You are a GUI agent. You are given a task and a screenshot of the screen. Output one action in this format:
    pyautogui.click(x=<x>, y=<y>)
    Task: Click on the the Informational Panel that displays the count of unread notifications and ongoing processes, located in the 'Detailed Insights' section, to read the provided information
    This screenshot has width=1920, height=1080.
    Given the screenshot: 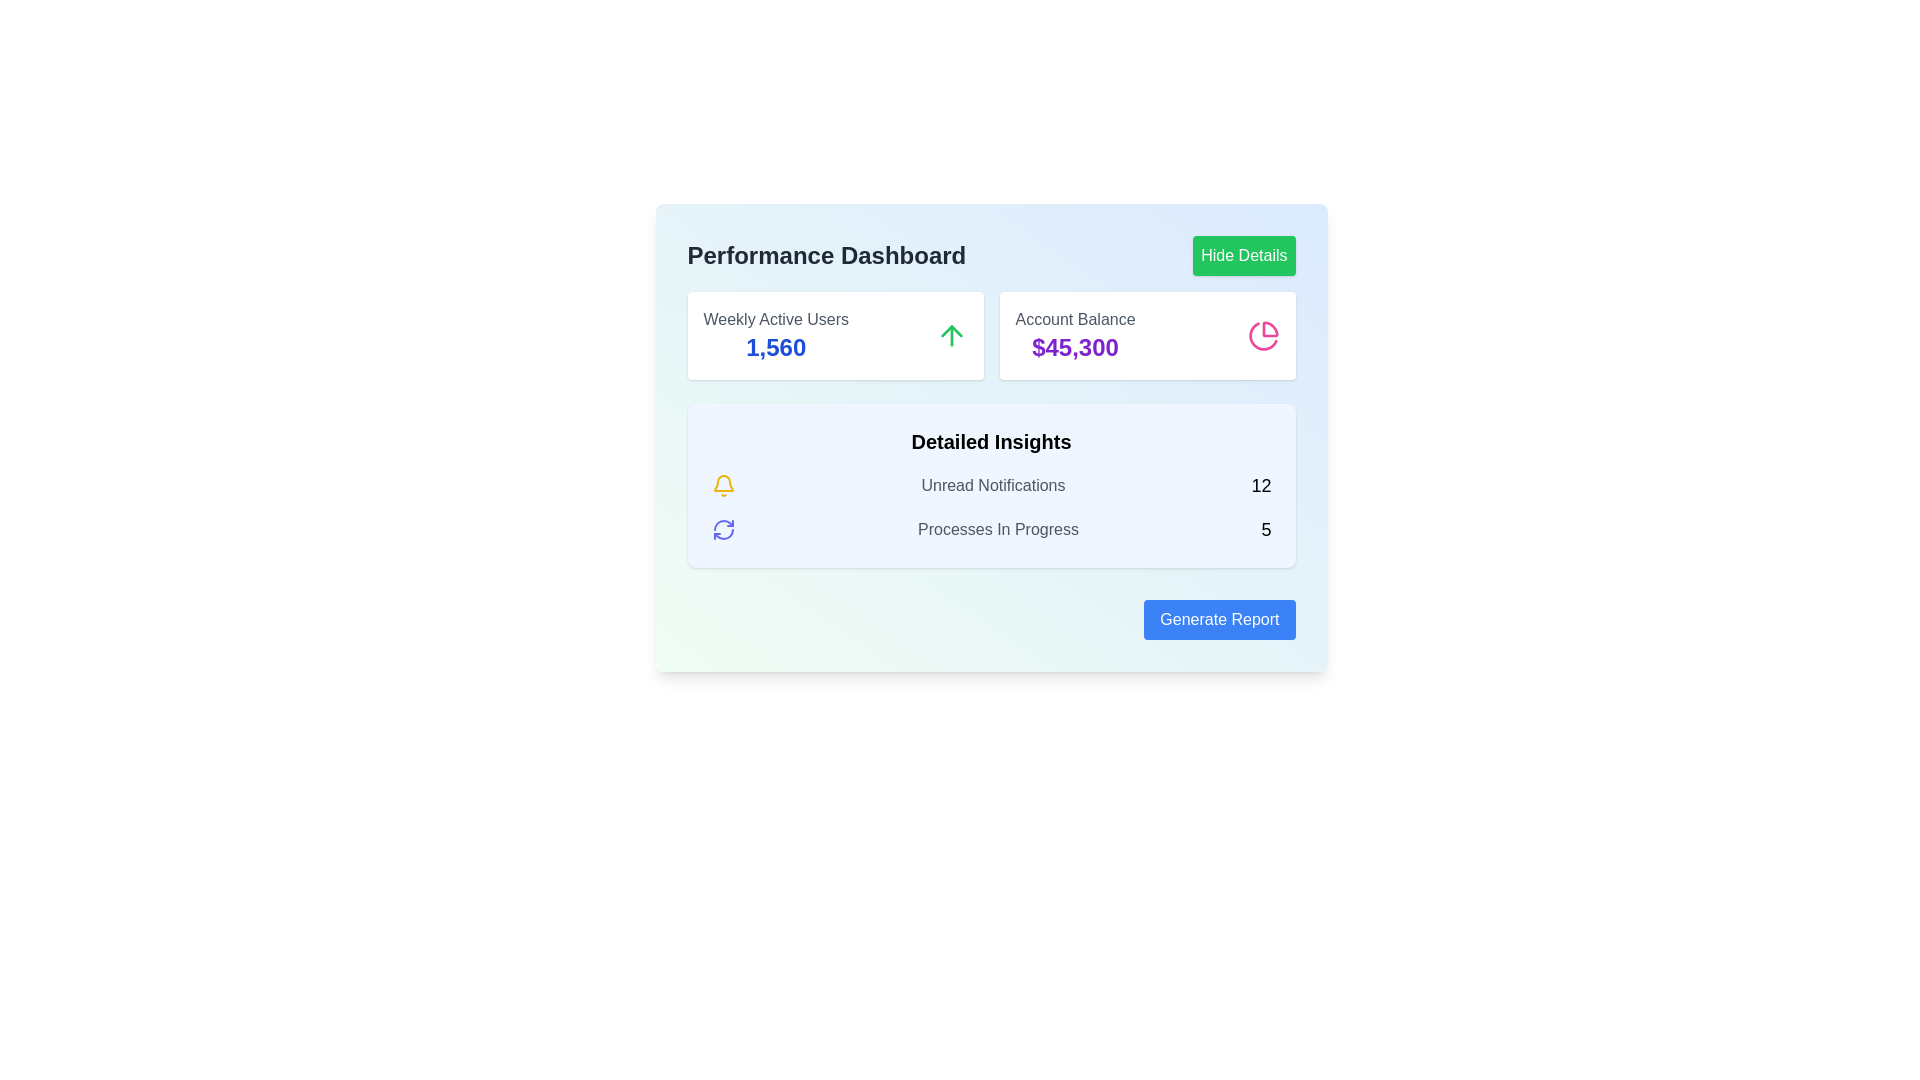 What is the action you would take?
    pyautogui.click(x=991, y=507)
    